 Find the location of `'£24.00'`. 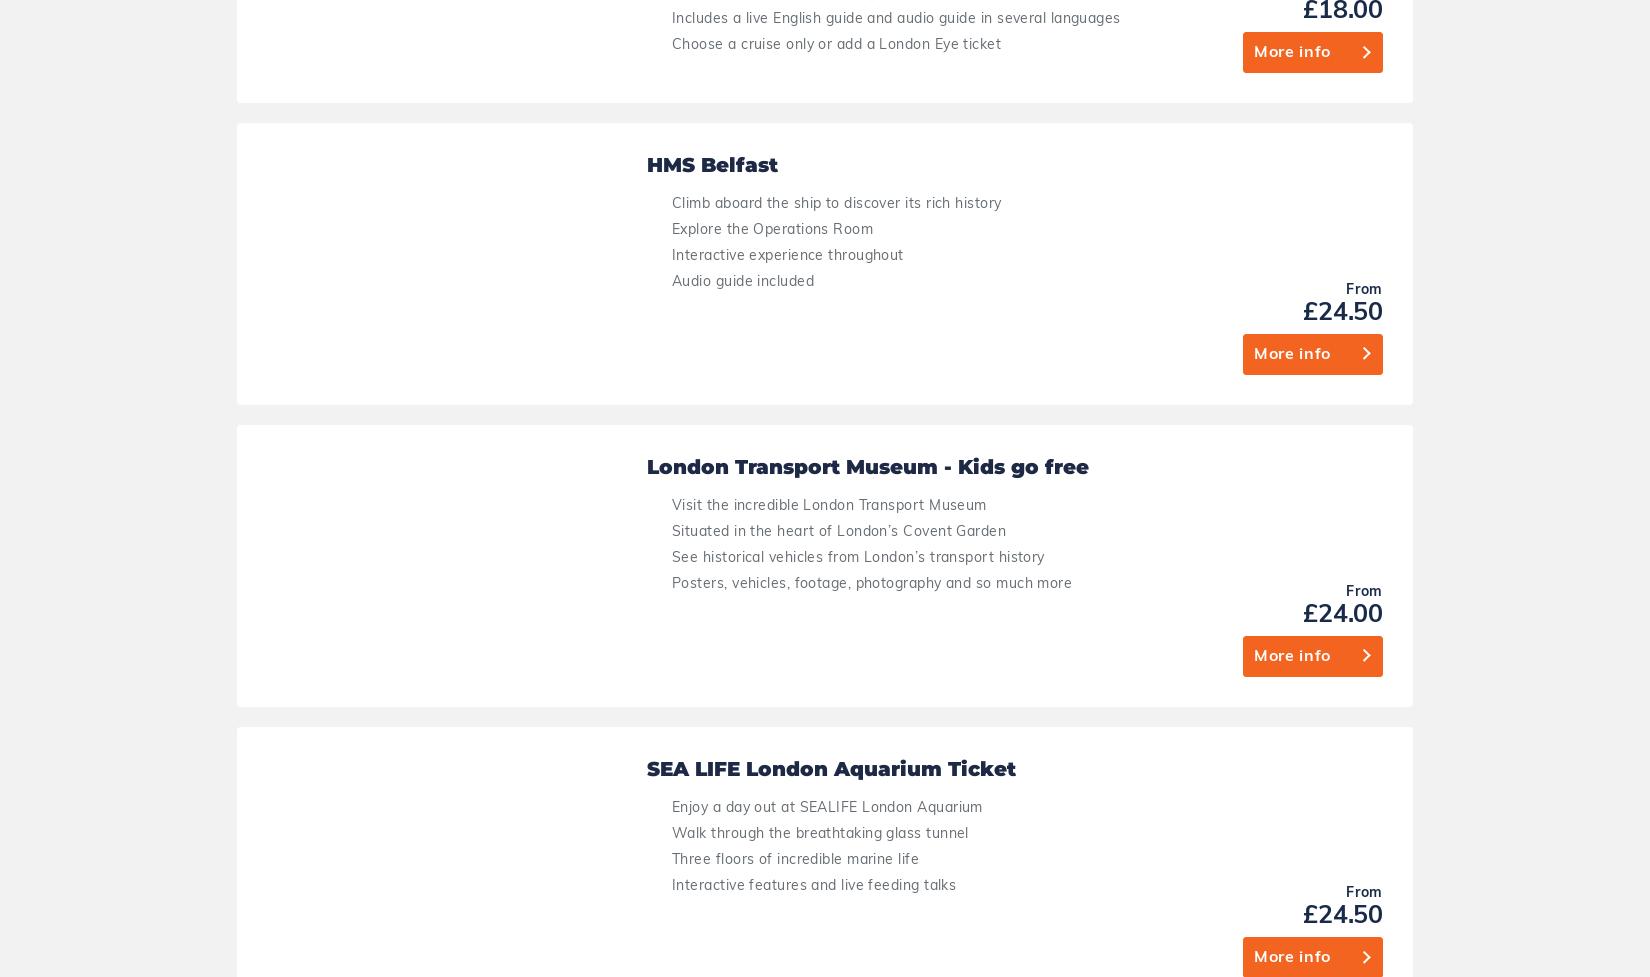

'£24.00' is located at coordinates (1528, 458).